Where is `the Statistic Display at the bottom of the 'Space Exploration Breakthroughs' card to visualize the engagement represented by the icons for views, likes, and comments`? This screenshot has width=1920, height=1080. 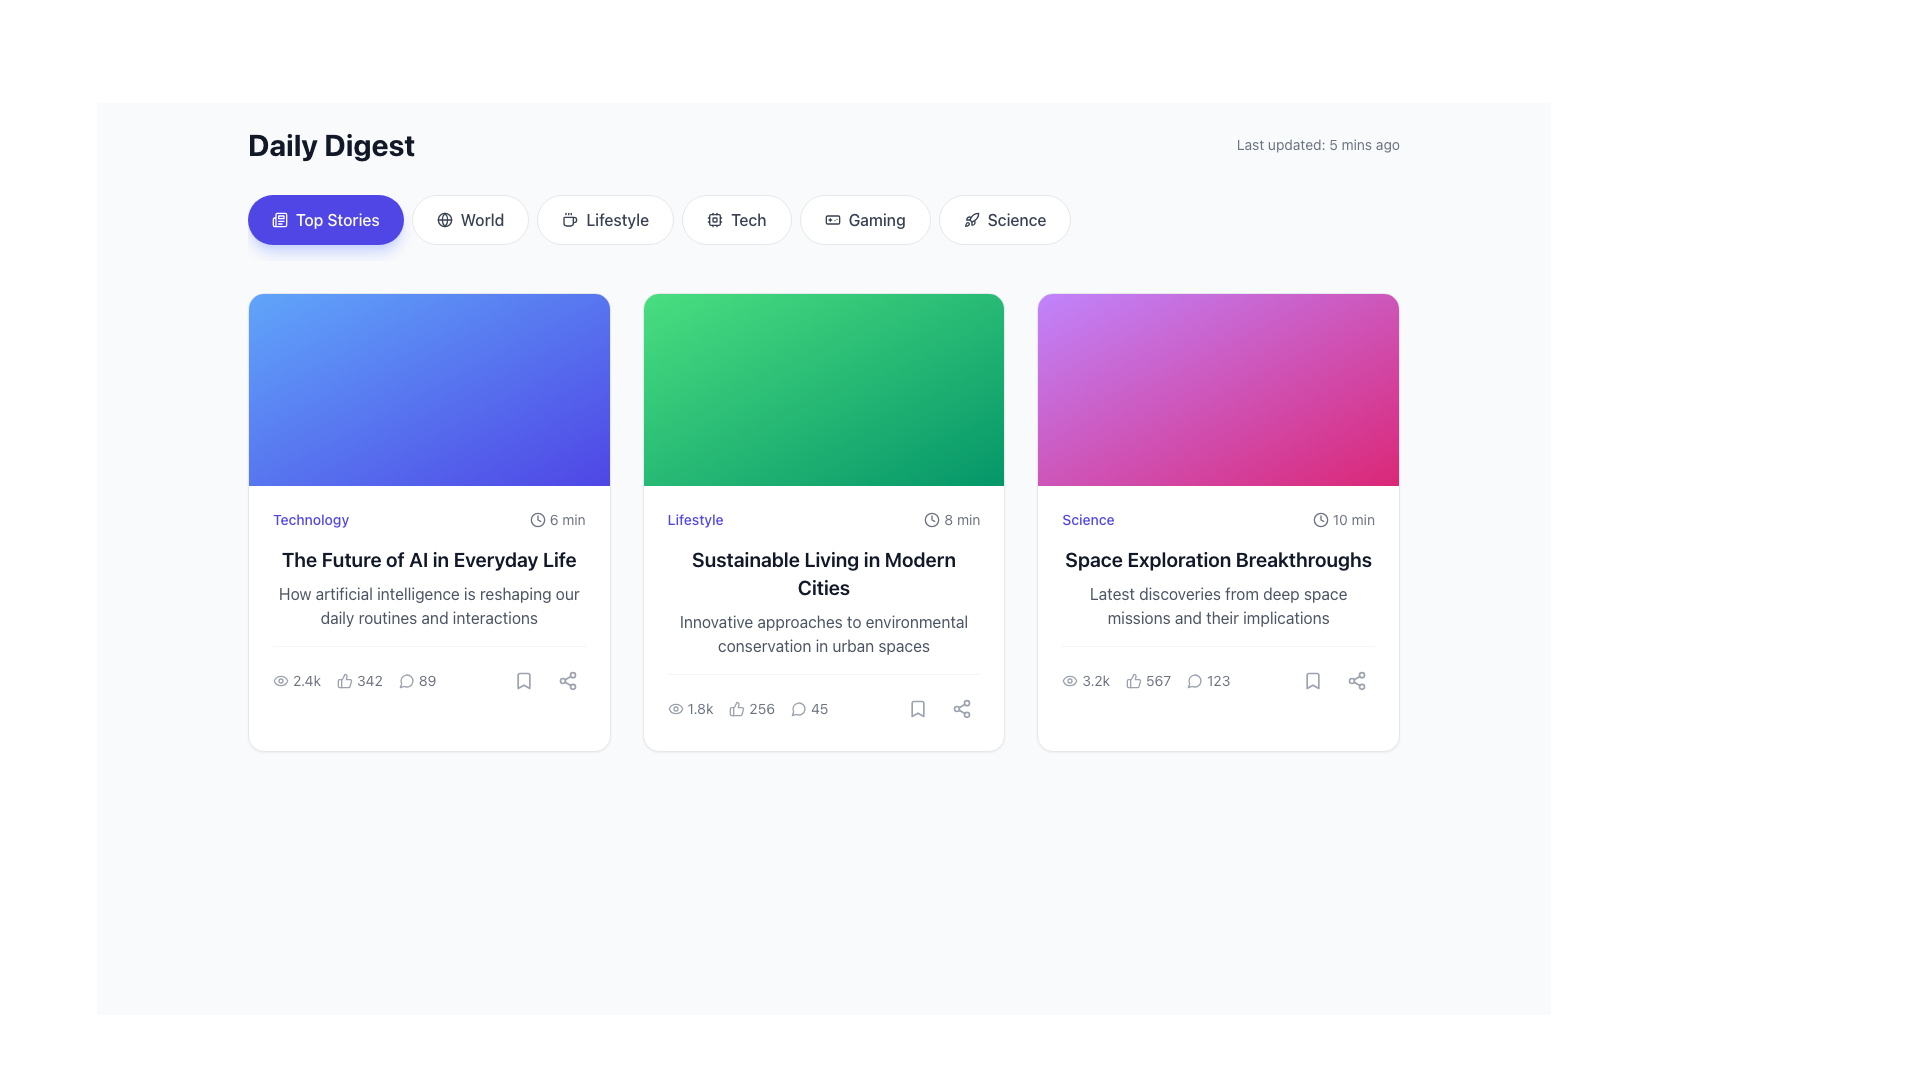
the Statistic Display at the bottom of the 'Space Exploration Breakthroughs' card to visualize the engagement represented by the icons for views, likes, and comments is located at coordinates (1146, 680).